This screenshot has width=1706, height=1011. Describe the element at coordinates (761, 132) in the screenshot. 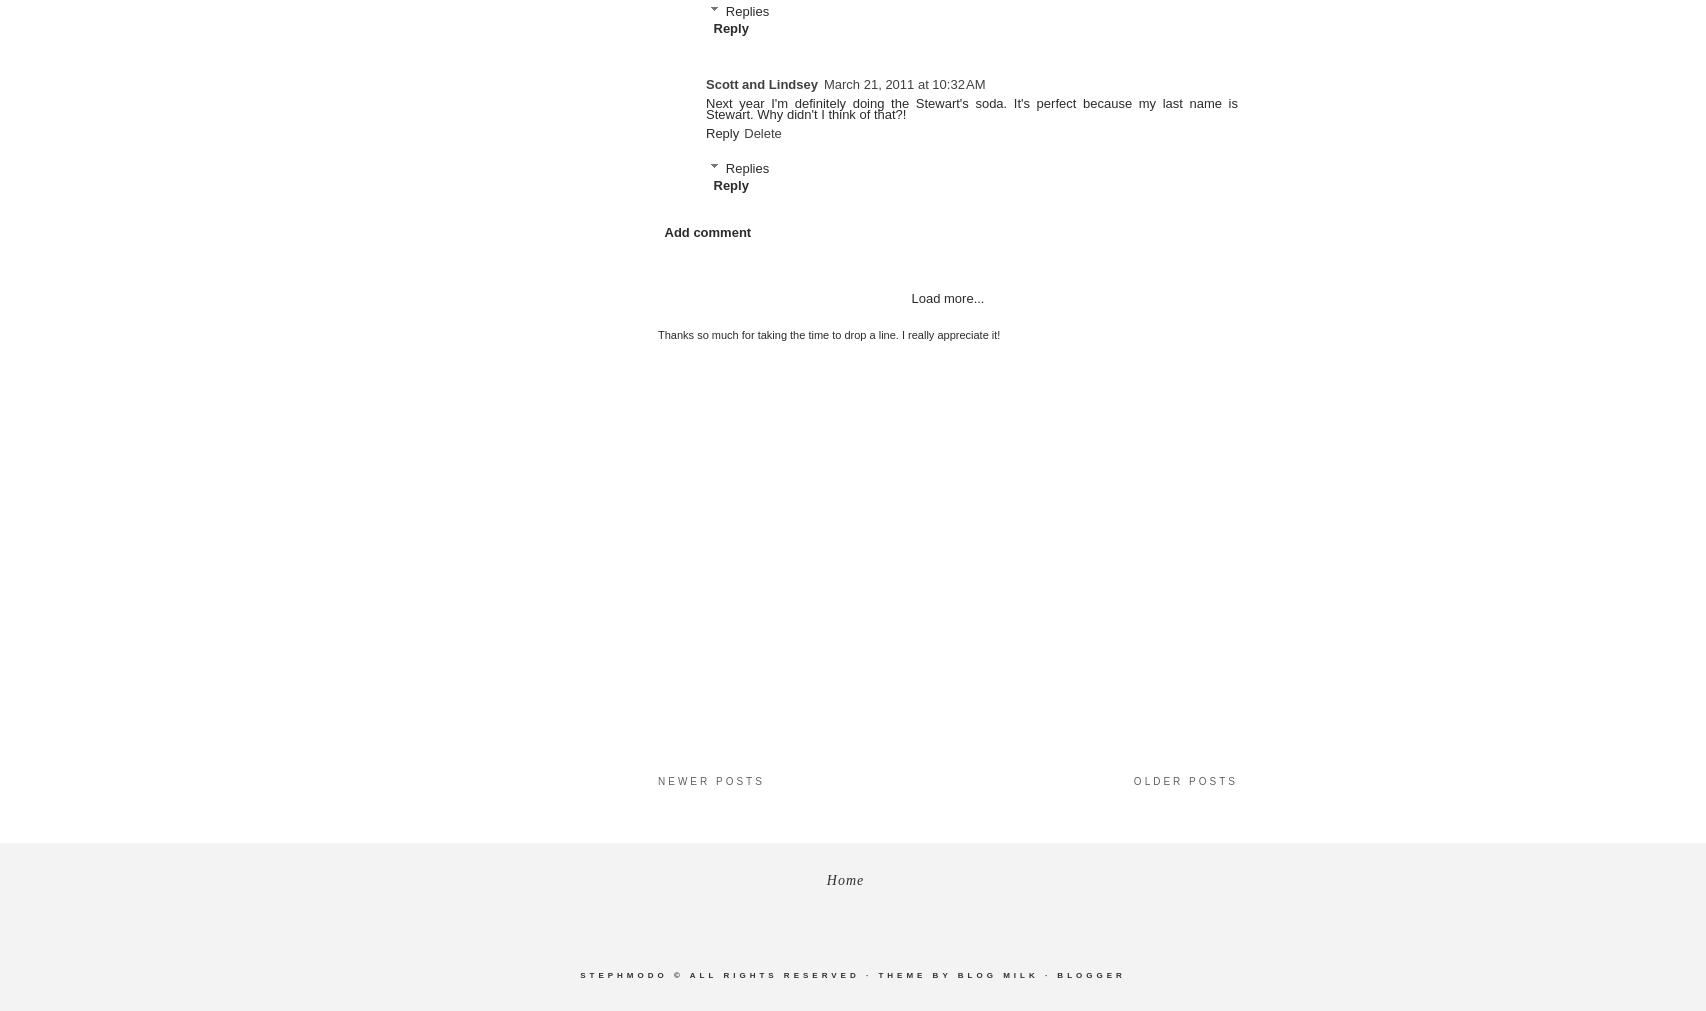

I see `'Delete'` at that location.